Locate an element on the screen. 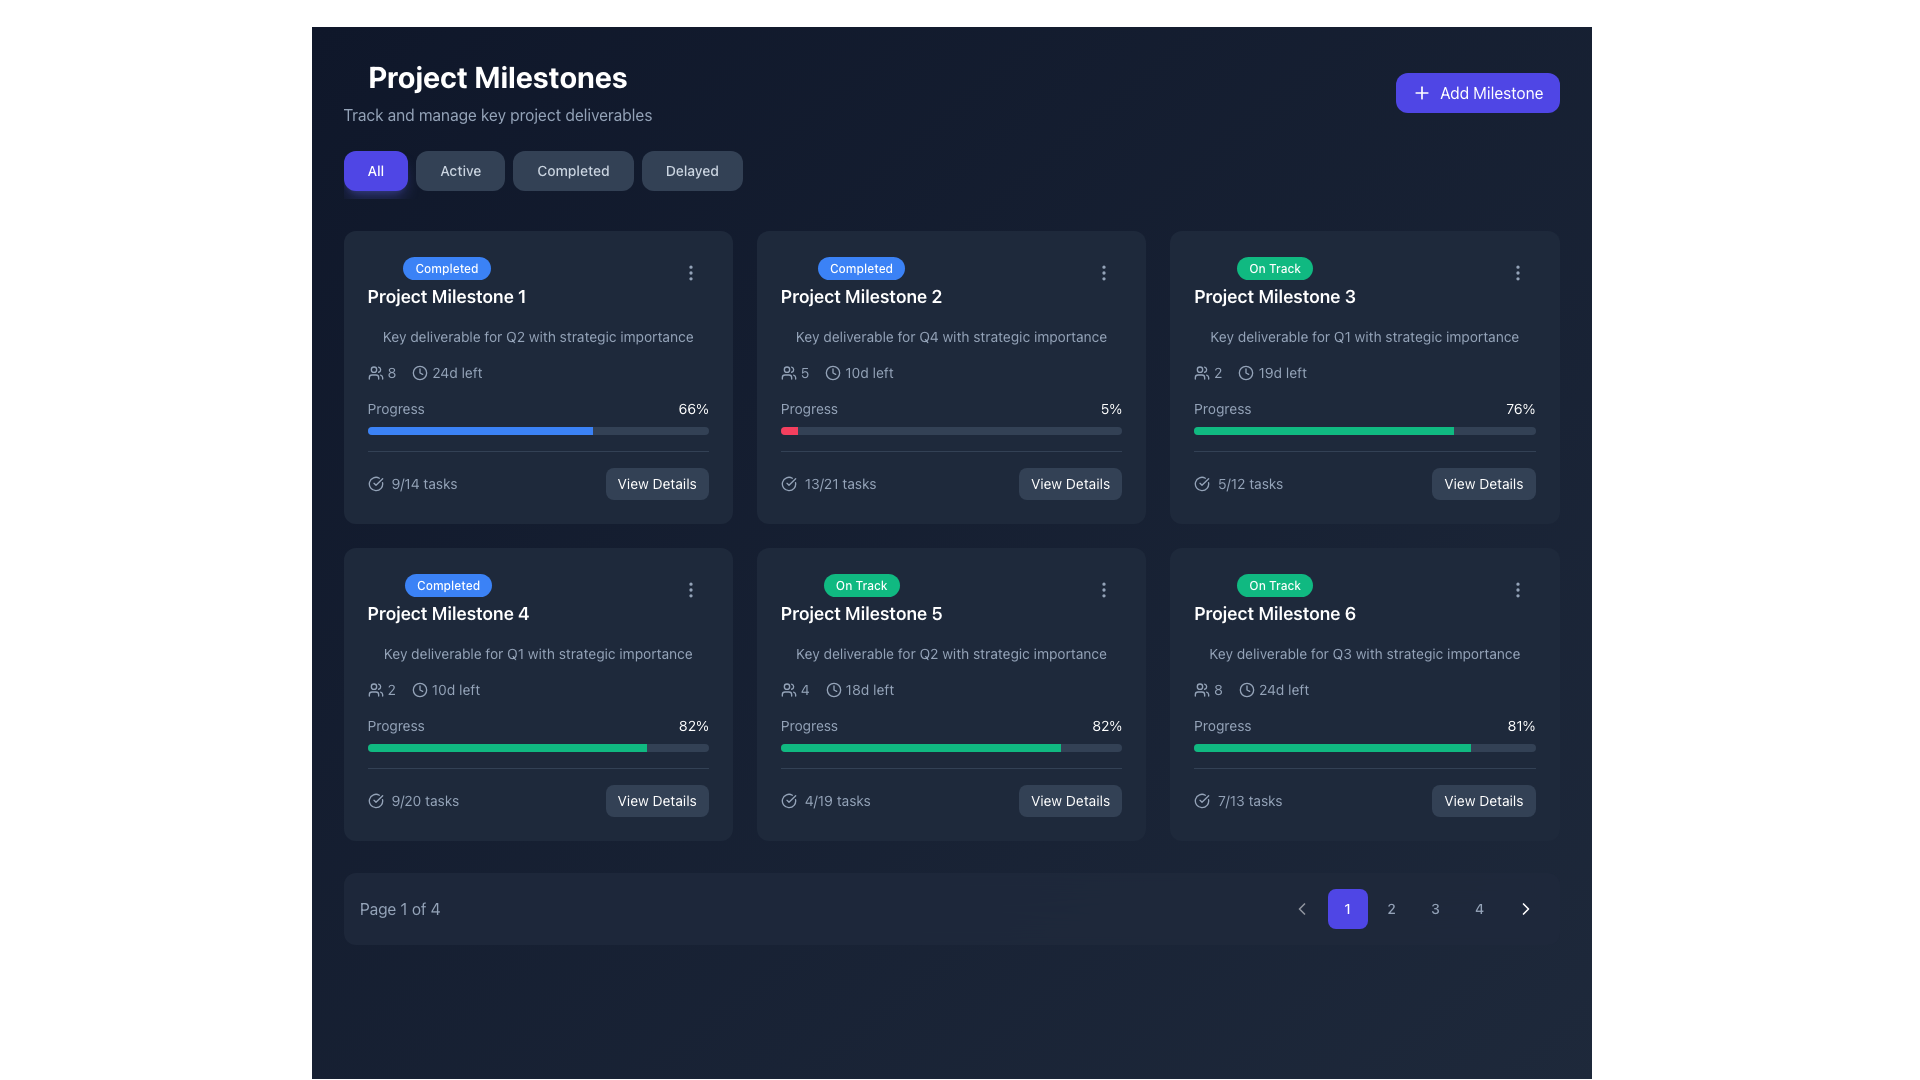 The image size is (1920, 1080). the small user icon styled as an outline of two people, located next to the numerical indicator '2' within the 'Project Milestone 3' card is located at coordinates (1201, 373).